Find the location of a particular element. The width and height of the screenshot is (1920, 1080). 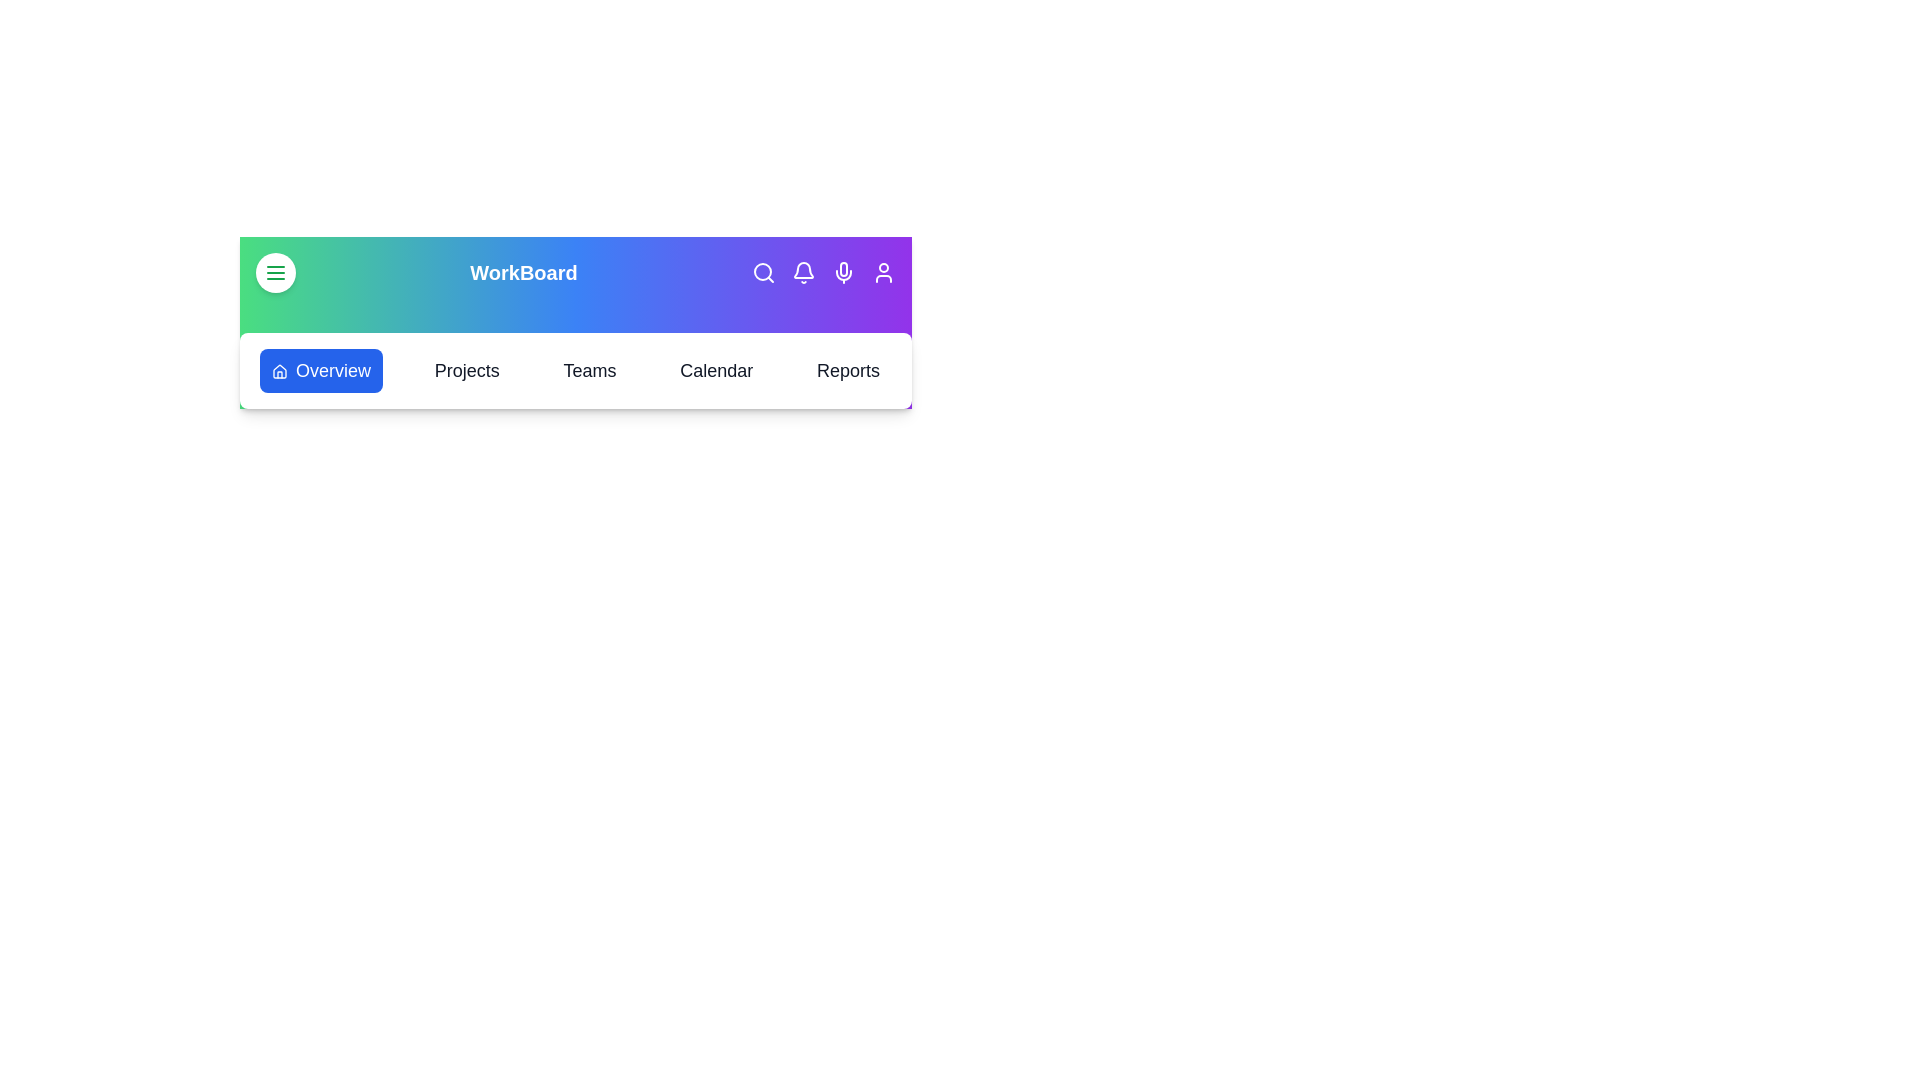

the Notifications icon is located at coordinates (803, 273).